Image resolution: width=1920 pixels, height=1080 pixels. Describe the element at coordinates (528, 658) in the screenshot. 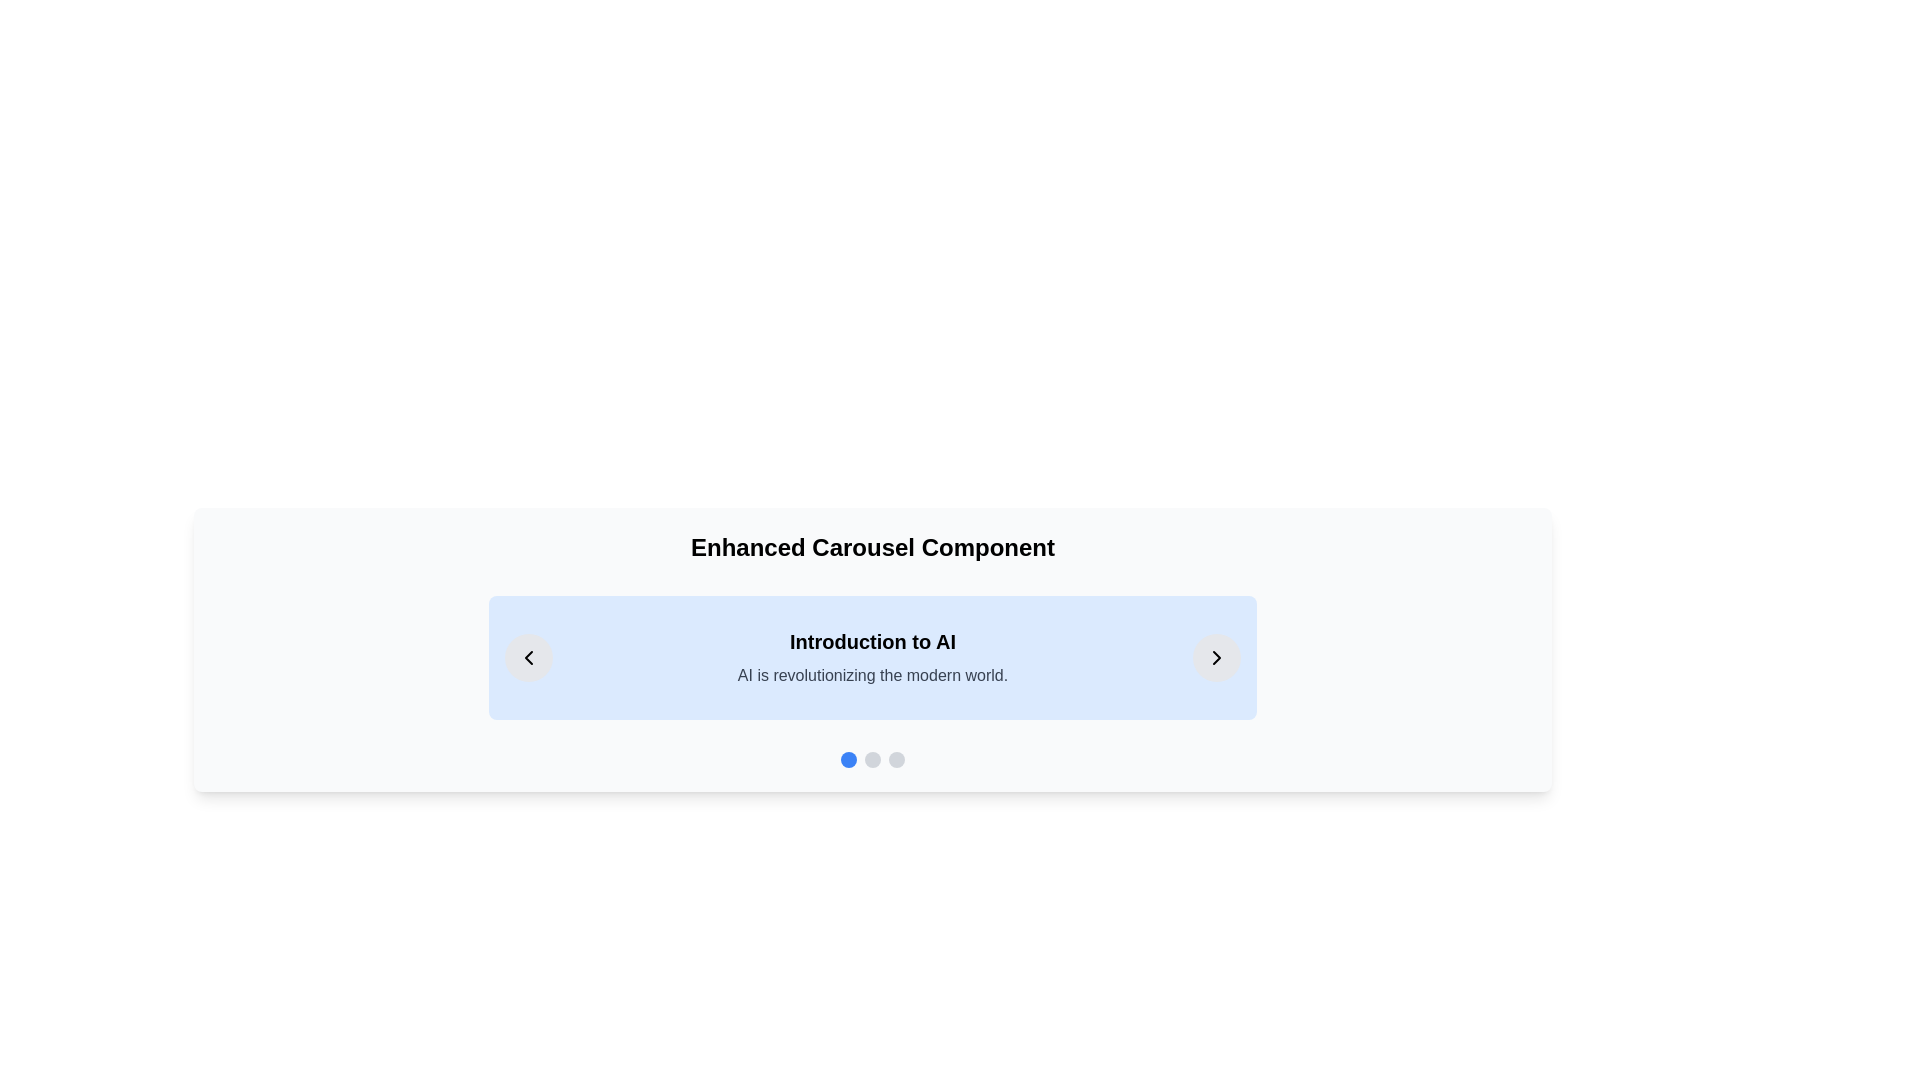

I see `the left-pointing chevron icon inside the round button` at that location.